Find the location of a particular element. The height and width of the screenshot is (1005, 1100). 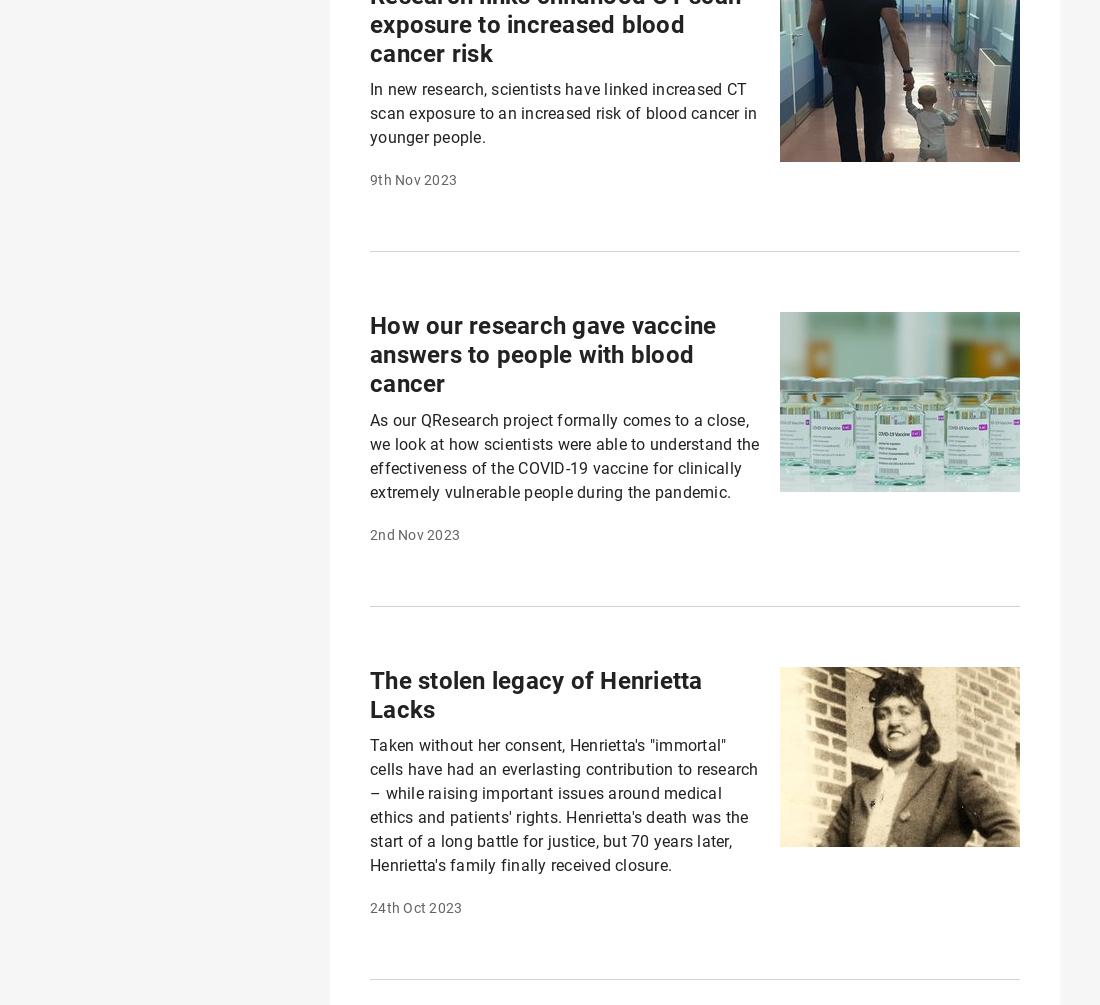

'Speak confidentially with our support services team for information and support.' is located at coordinates (622, 799).